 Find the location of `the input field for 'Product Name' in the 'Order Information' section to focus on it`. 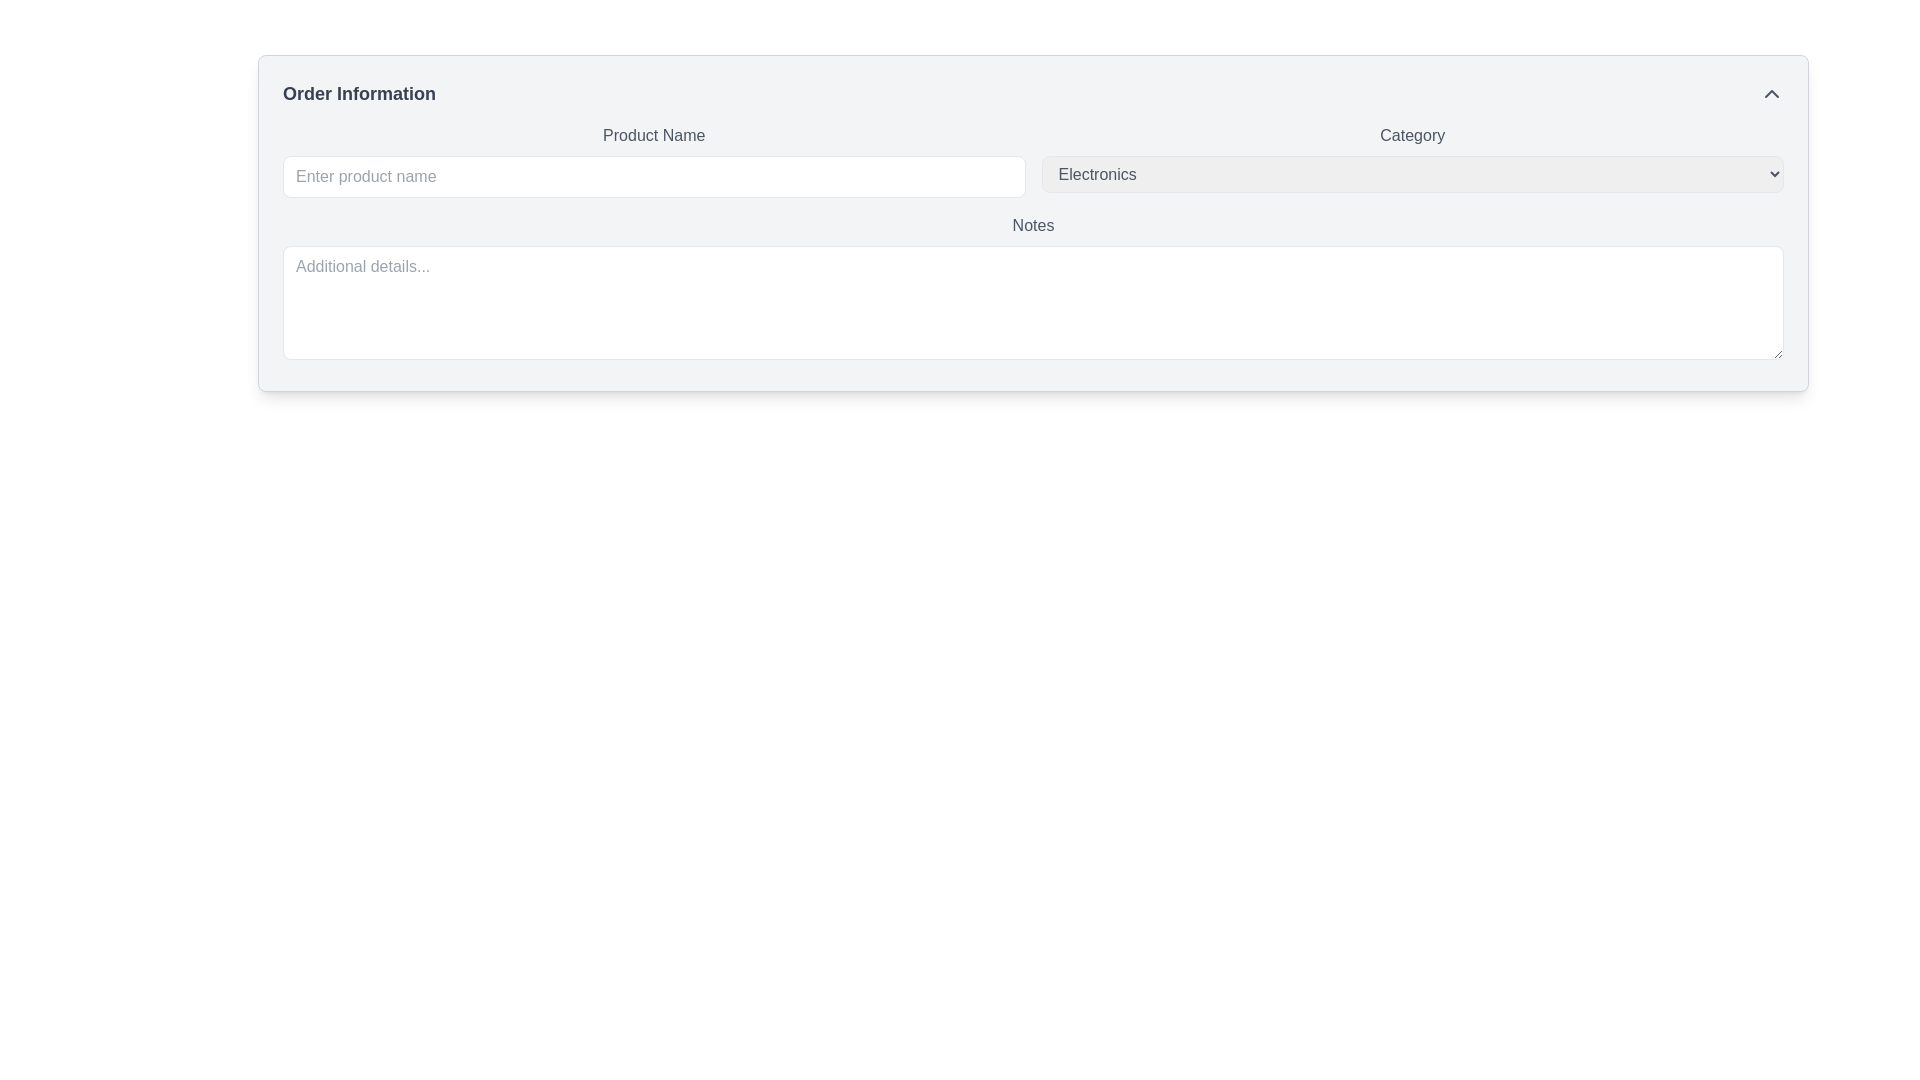

the input field for 'Product Name' in the 'Order Information' section to focus on it is located at coordinates (654, 176).